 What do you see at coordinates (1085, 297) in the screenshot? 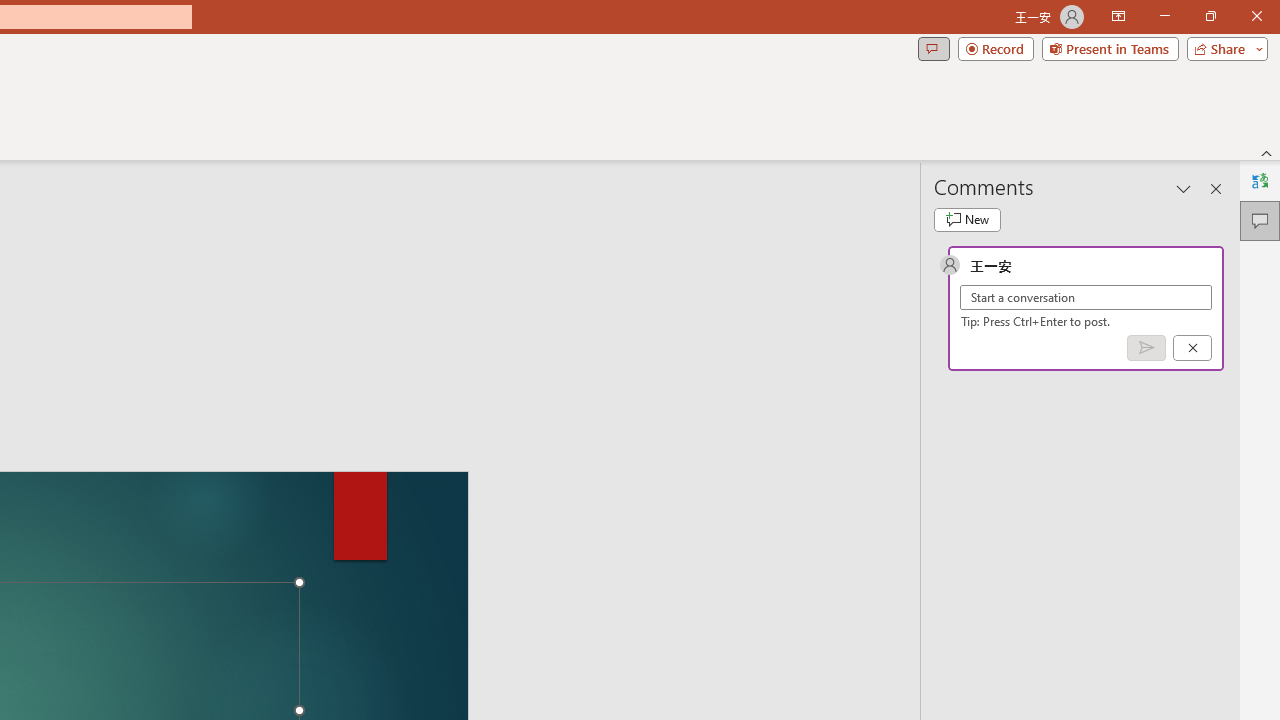
I see `'Start a conversation'` at bounding box center [1085, 297].